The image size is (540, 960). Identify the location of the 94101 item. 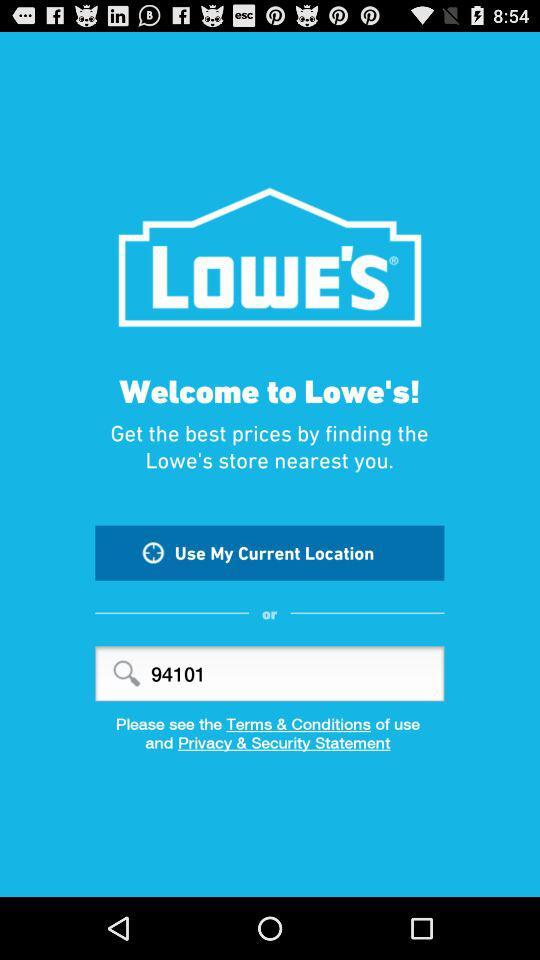
(269, 673).